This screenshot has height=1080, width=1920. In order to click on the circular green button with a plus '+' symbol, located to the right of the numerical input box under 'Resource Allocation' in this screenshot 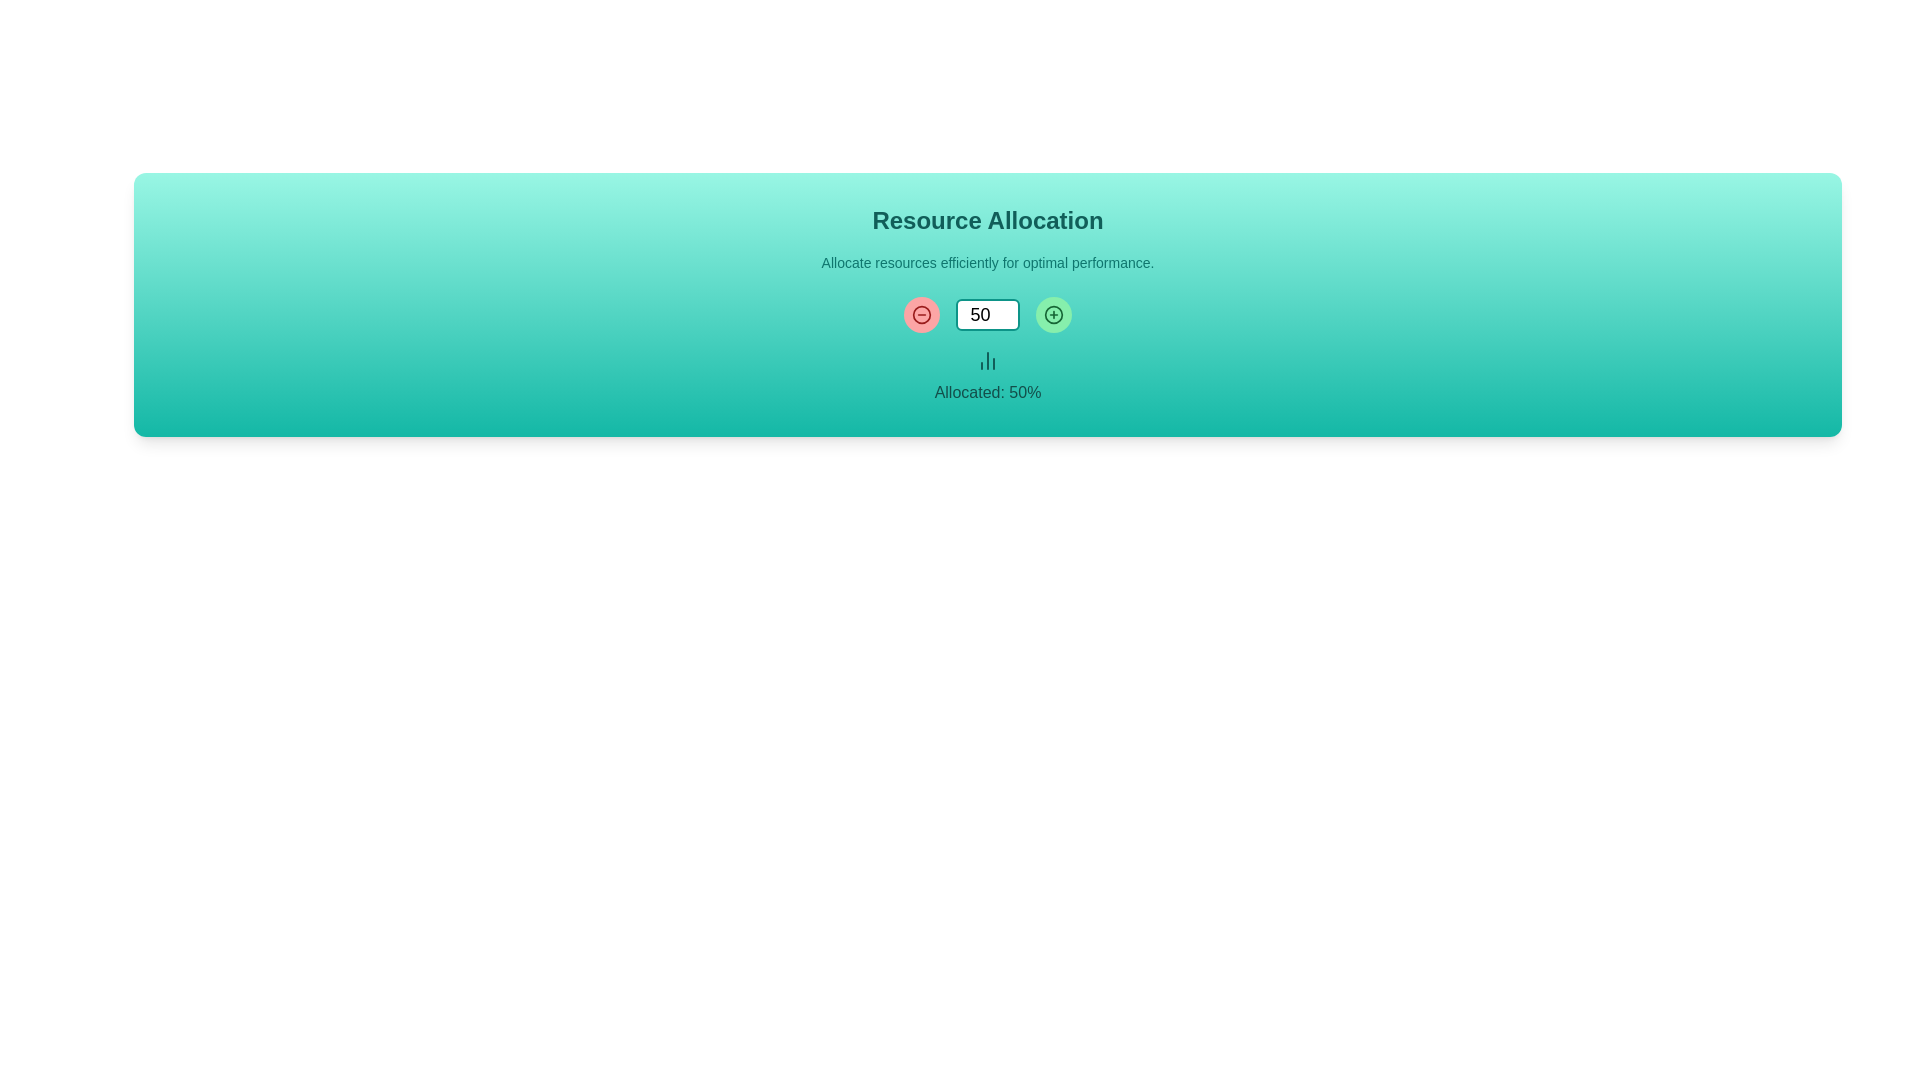, I will do `click(1053, 315)`.